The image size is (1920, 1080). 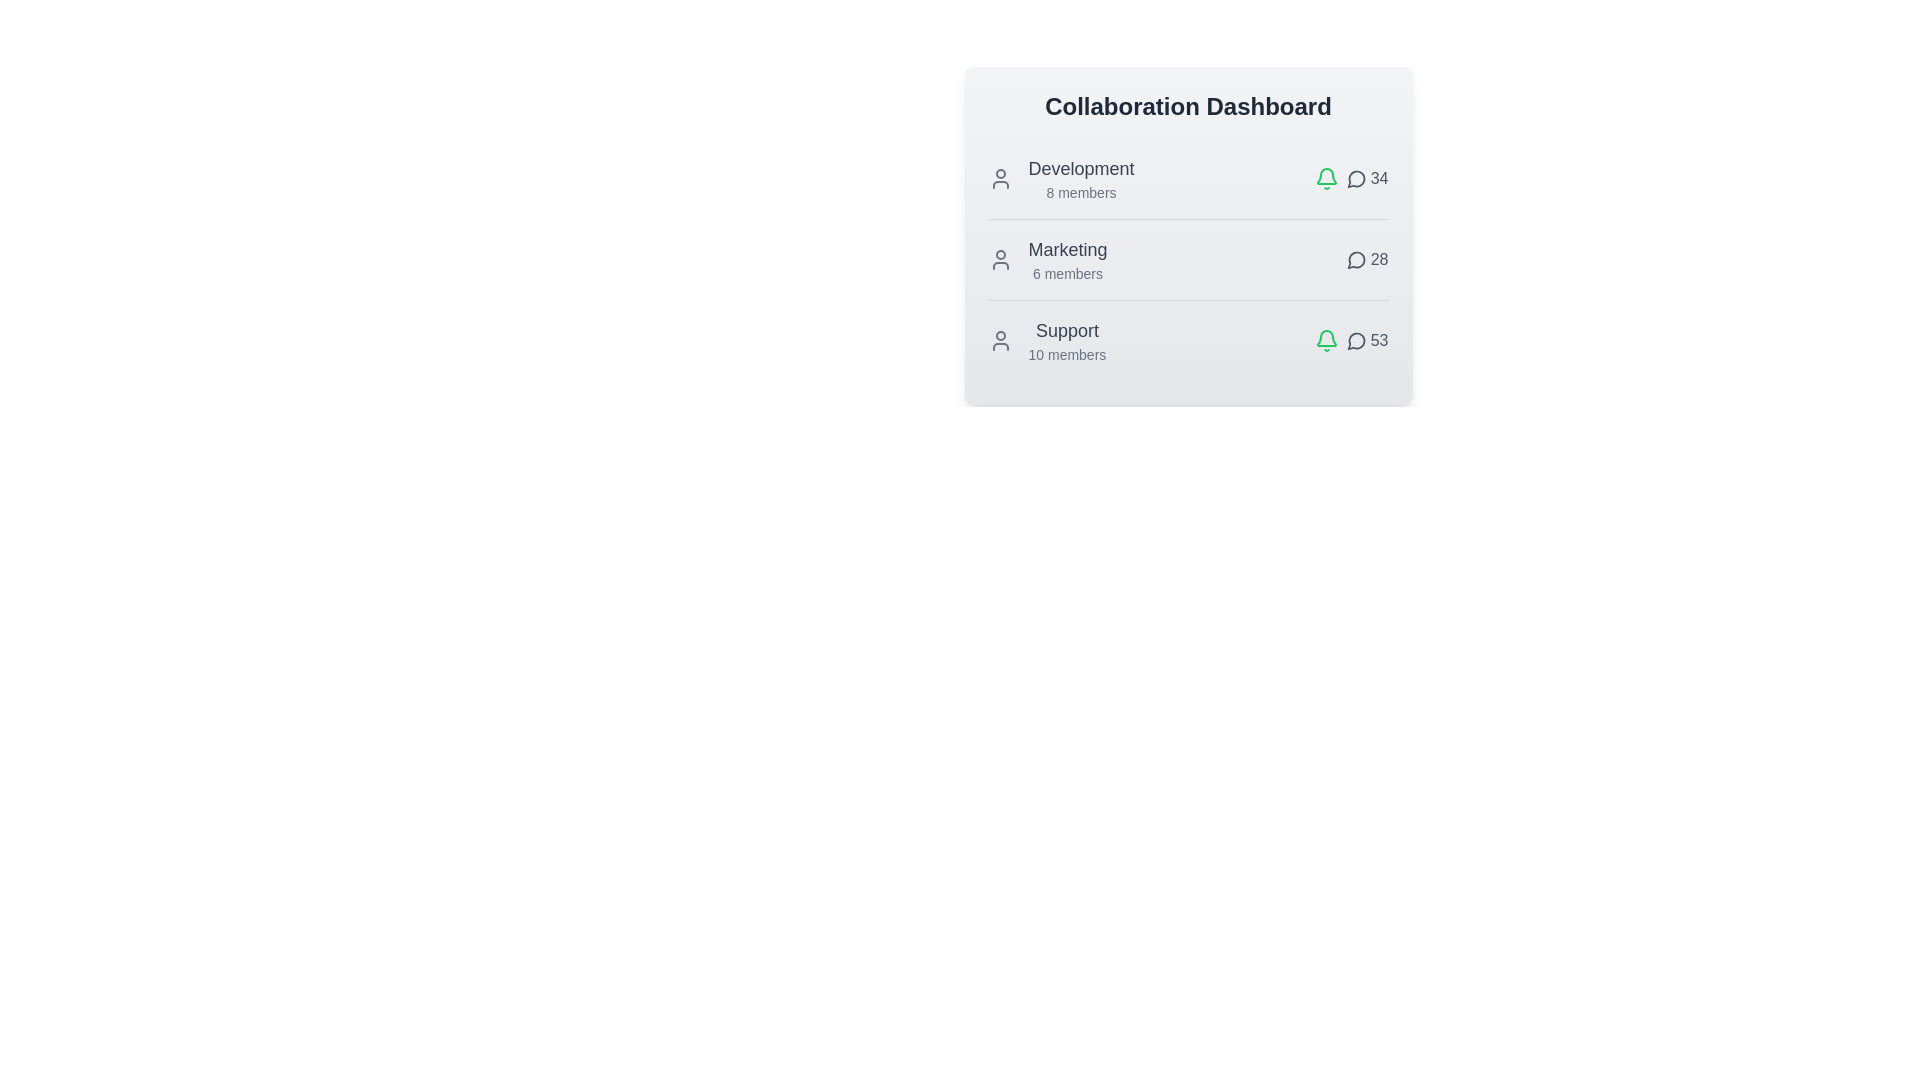 What do you see at coordinates (1067, 249) in the screenshot?
I see `the team name Marketing` at bounding box center [1067, 249].